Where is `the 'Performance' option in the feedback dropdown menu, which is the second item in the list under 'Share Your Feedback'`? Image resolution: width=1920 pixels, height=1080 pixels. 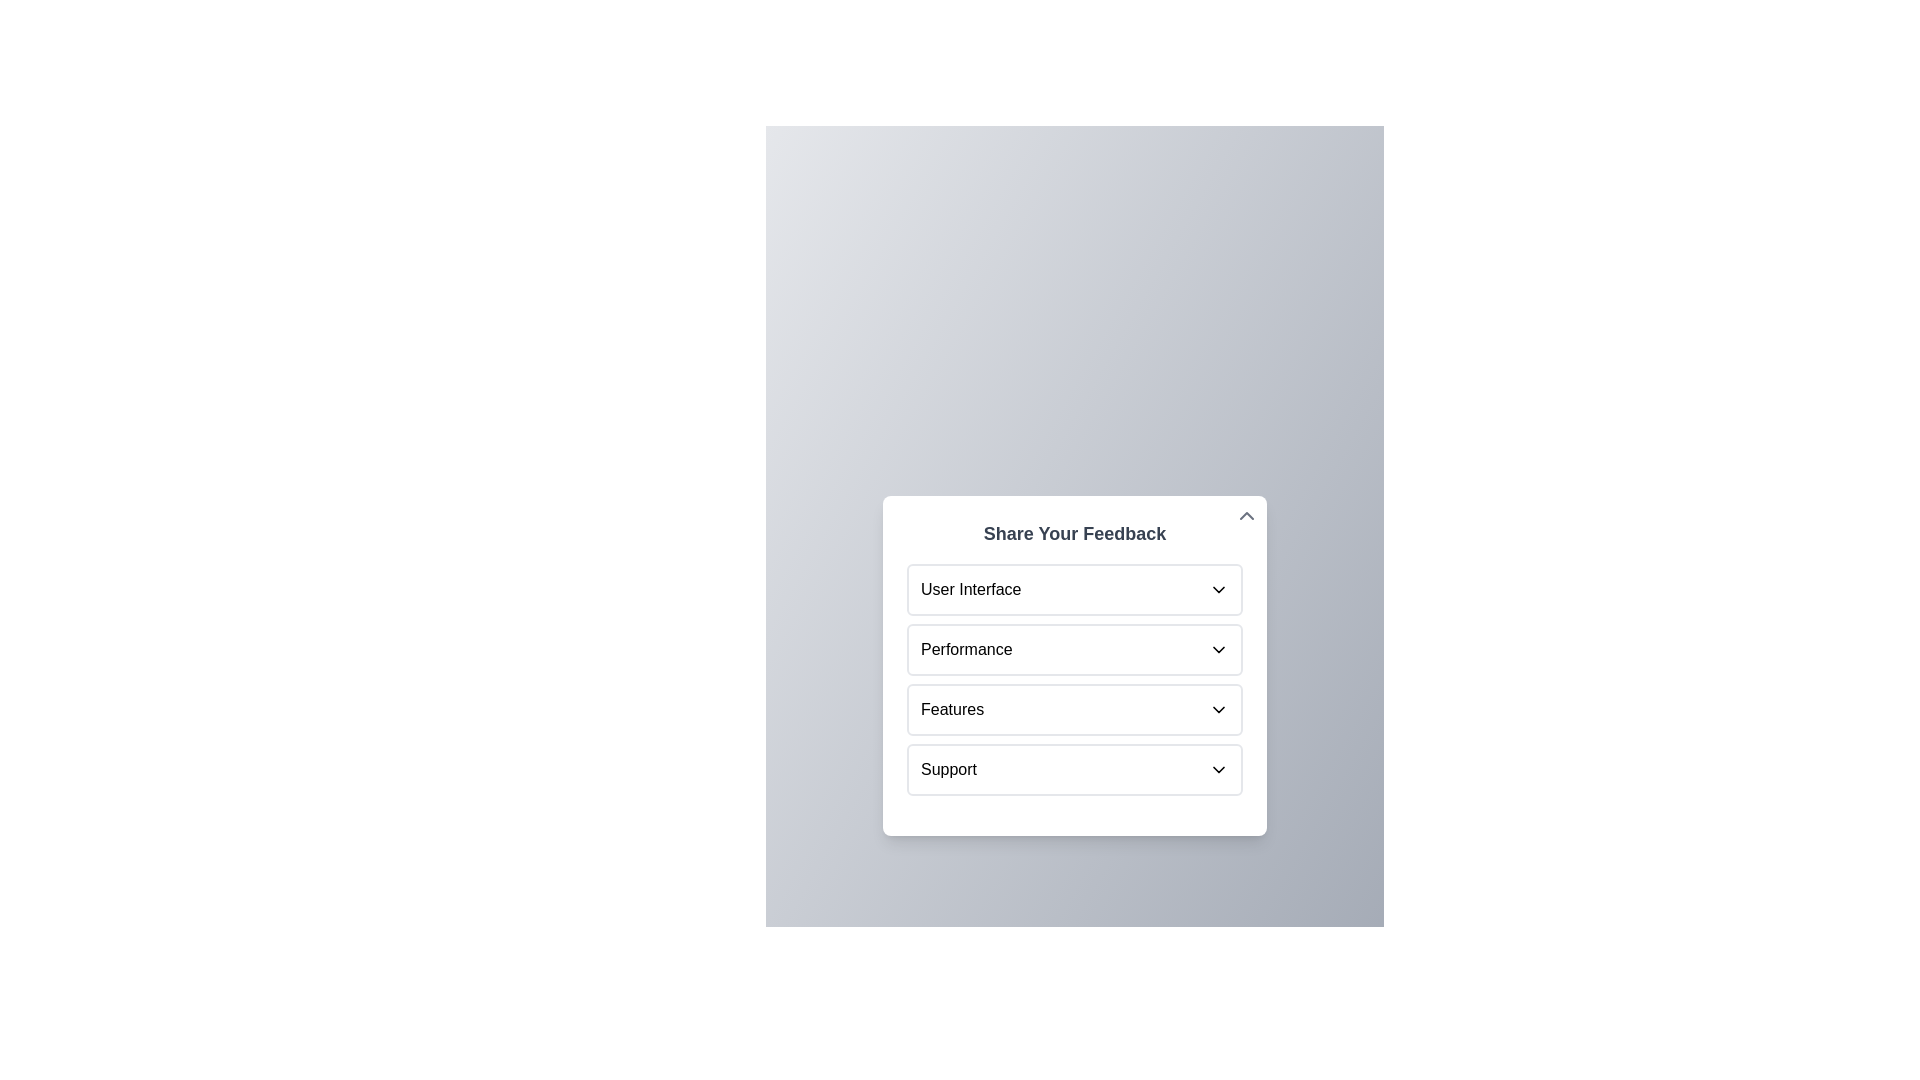
the 'Performance' option in the feedback dropdown menu, which is the second item in the list under 'Share Your Feedback' is located at coordinates (966, 650).